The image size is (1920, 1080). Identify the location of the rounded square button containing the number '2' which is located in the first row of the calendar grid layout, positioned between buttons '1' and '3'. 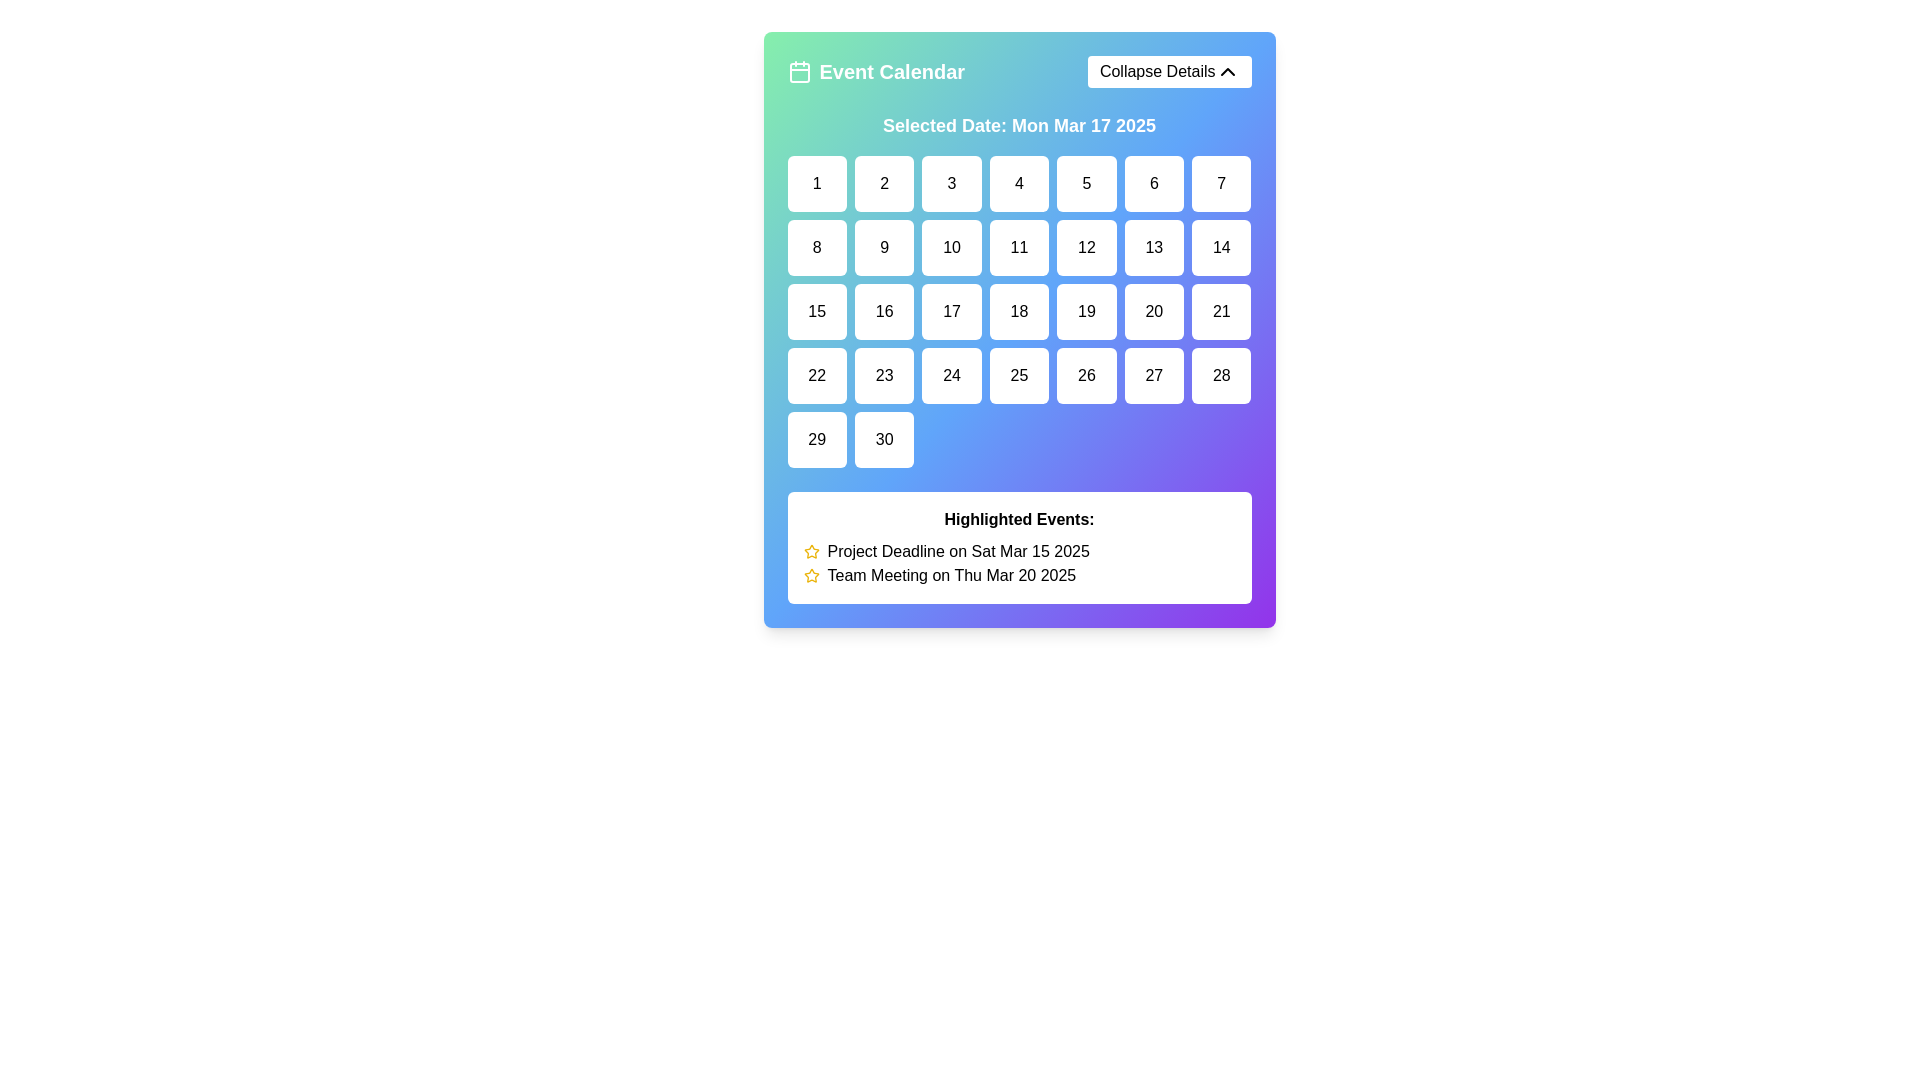
(883, 184).